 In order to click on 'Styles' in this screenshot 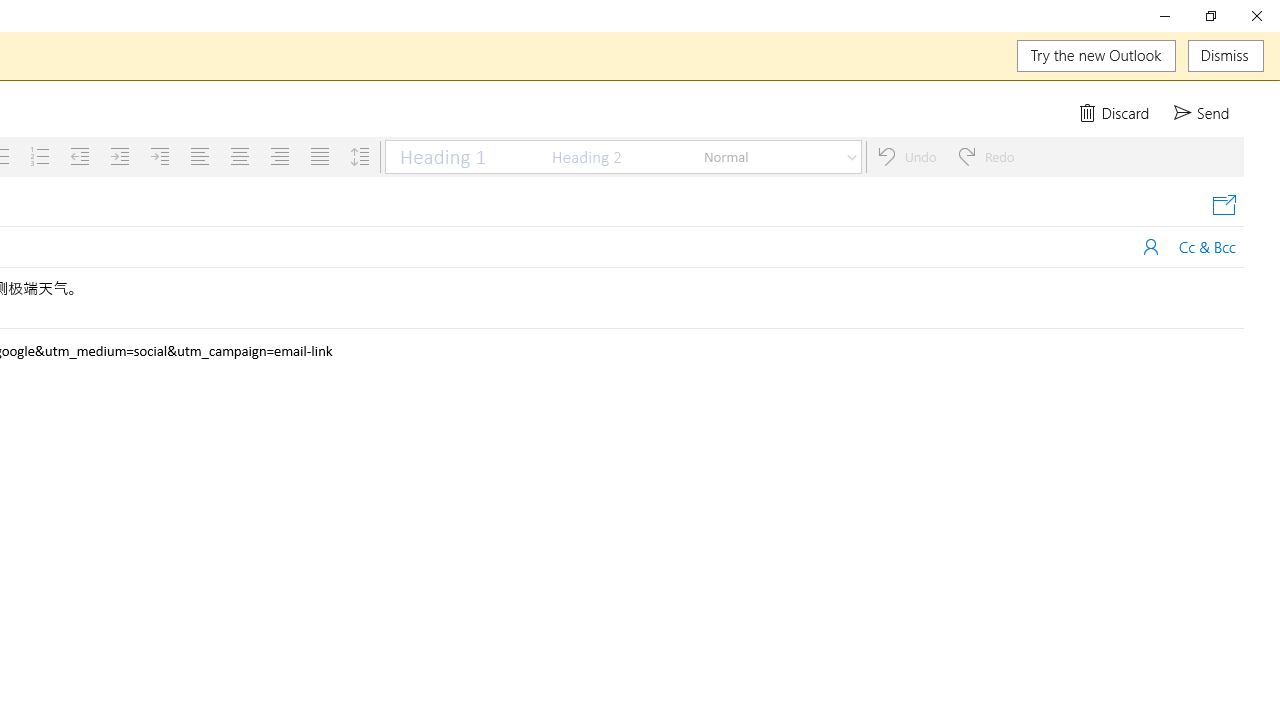, I will do `click(852, 155)`.